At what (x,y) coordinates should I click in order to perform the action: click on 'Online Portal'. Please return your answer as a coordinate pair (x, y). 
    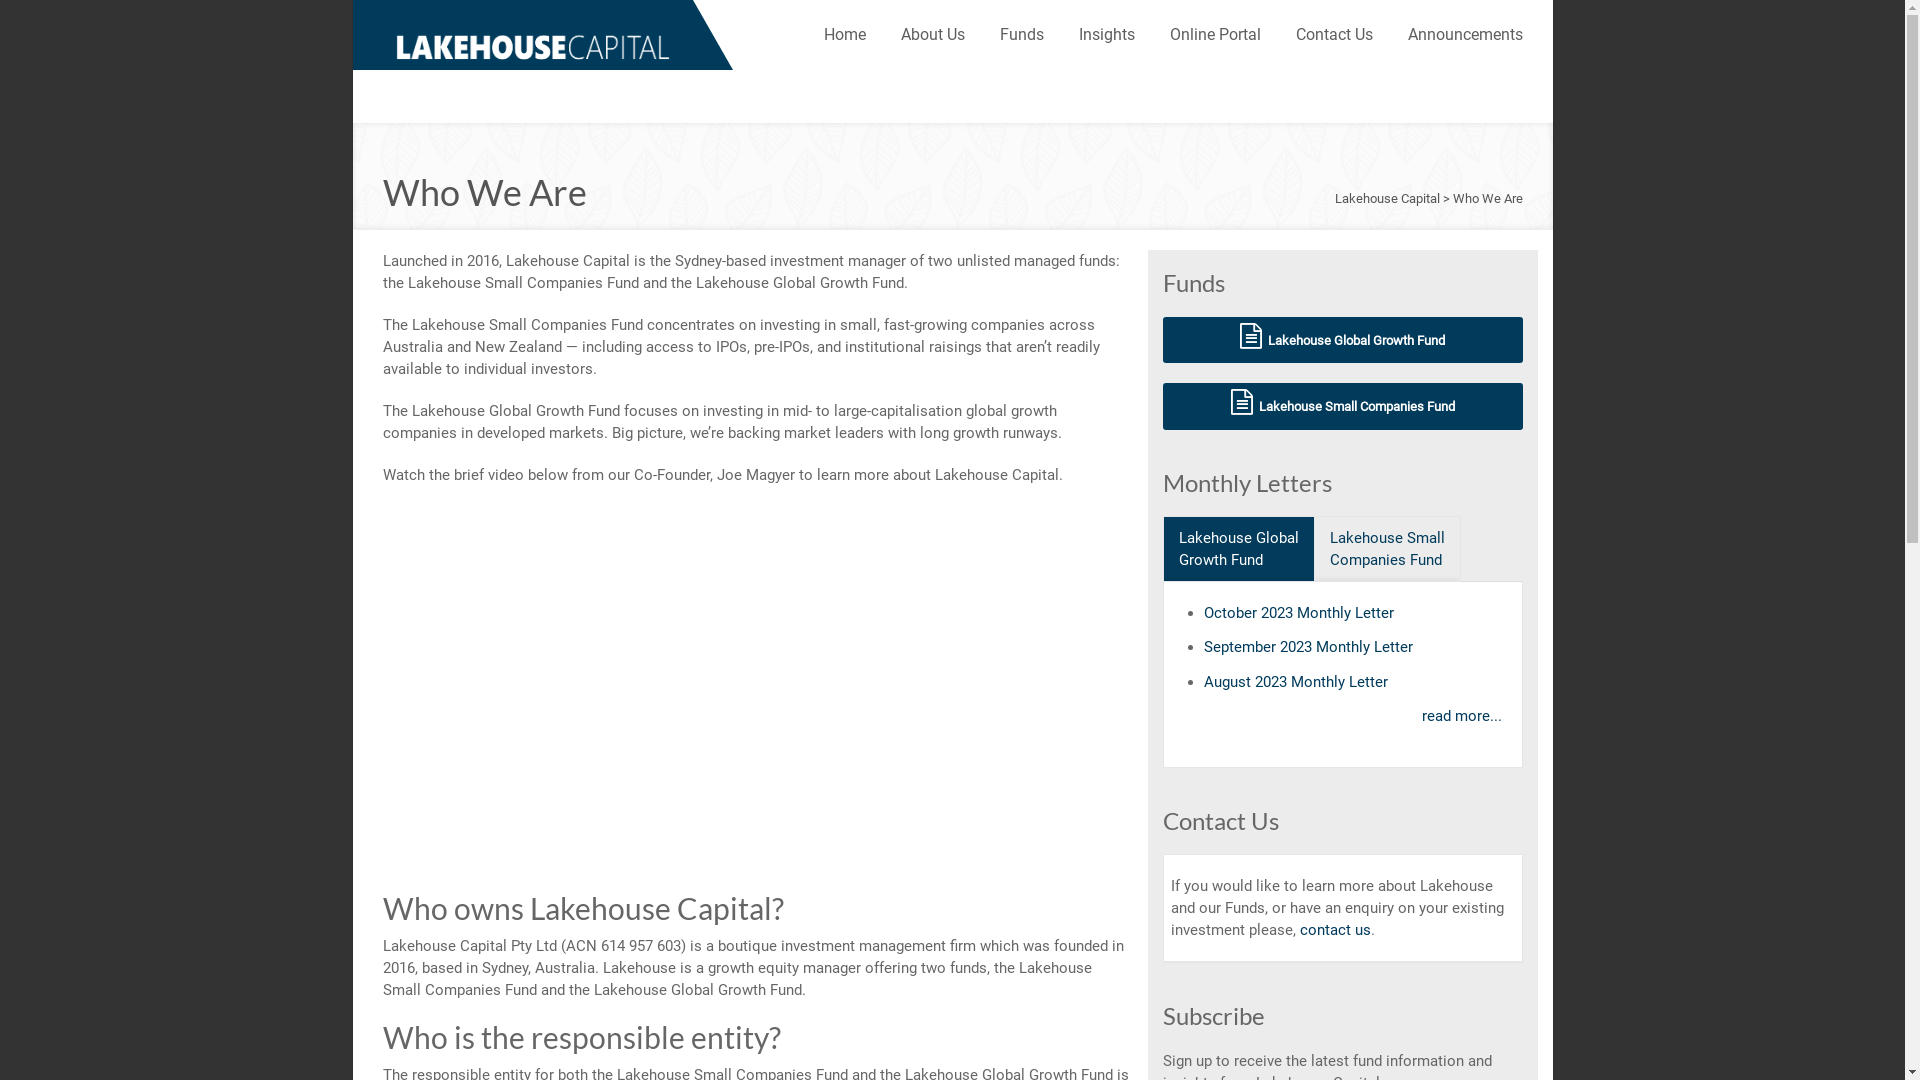
    Looking at the image, I should click on (1214, 34).